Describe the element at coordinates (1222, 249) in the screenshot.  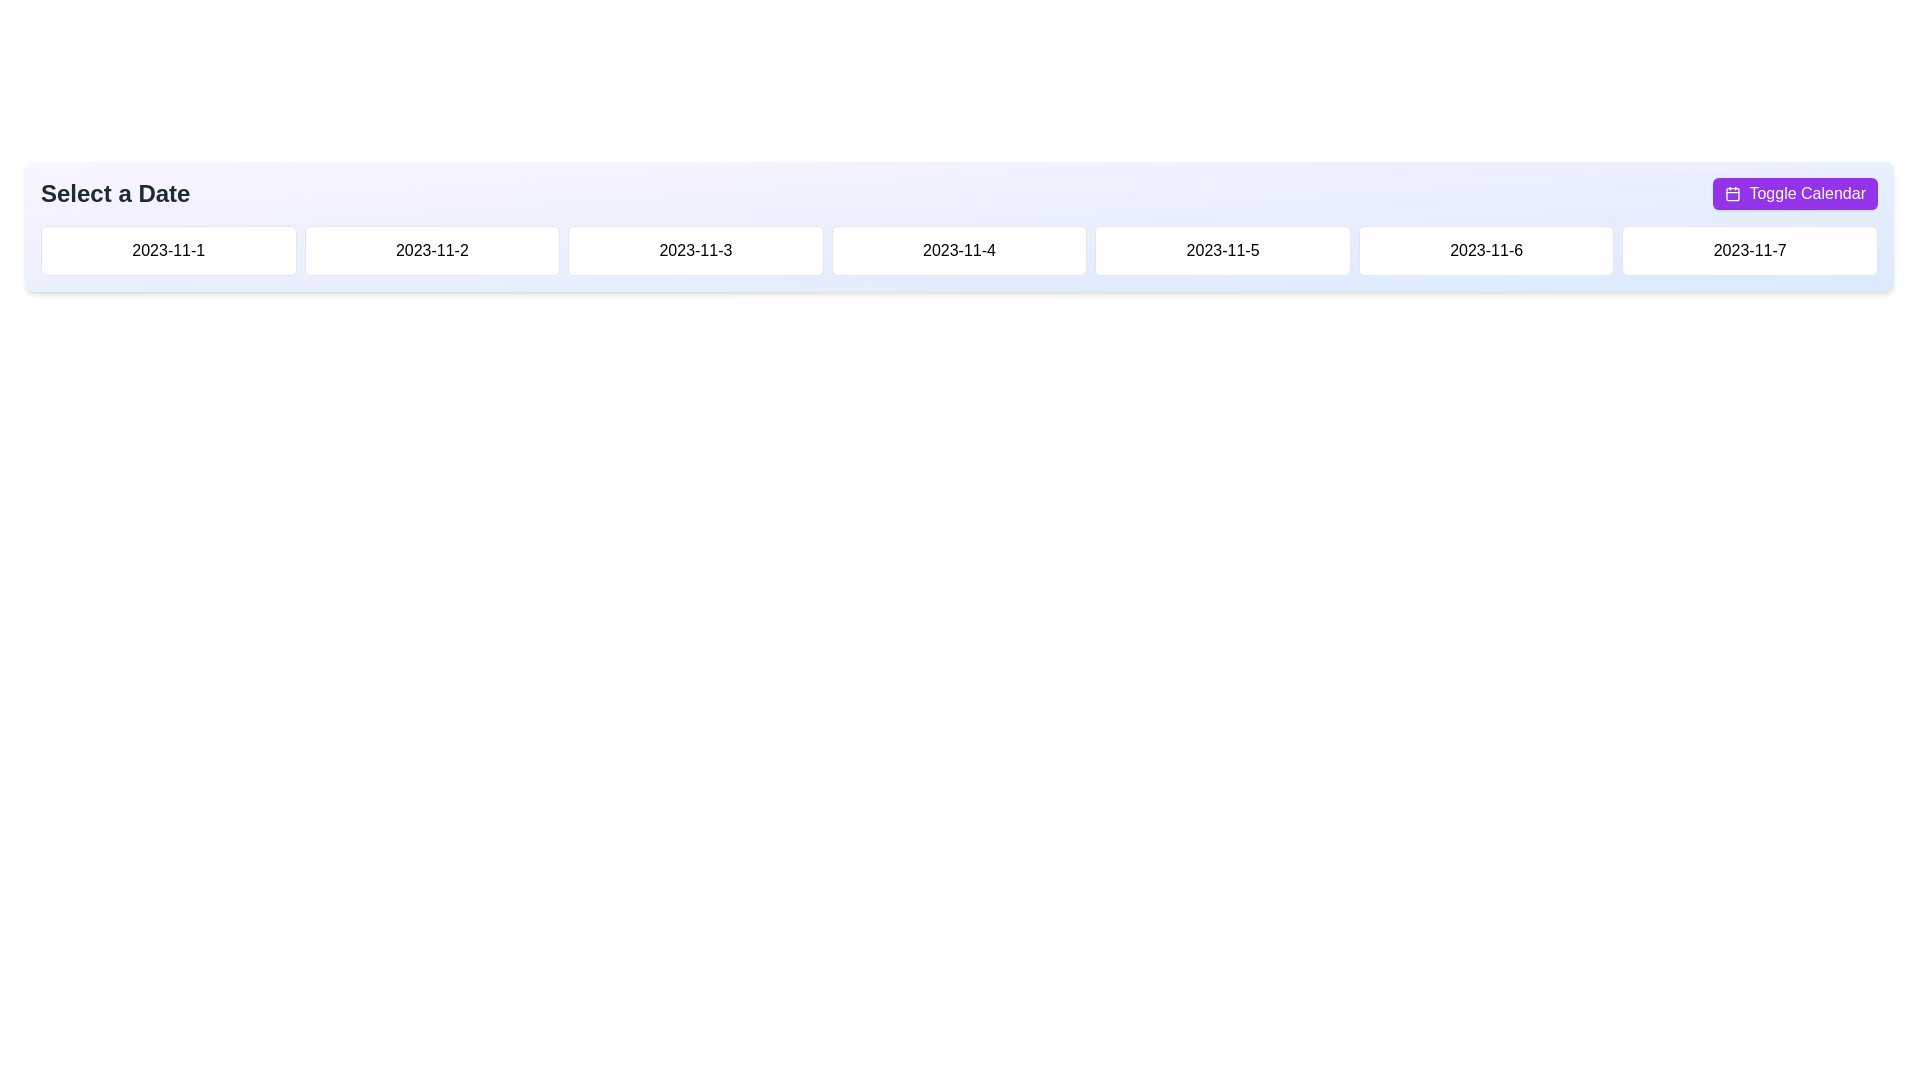
I see `the button with the text '2023-11-5', which is the fifth element in a horizontal row of interactive boxes` at that location.